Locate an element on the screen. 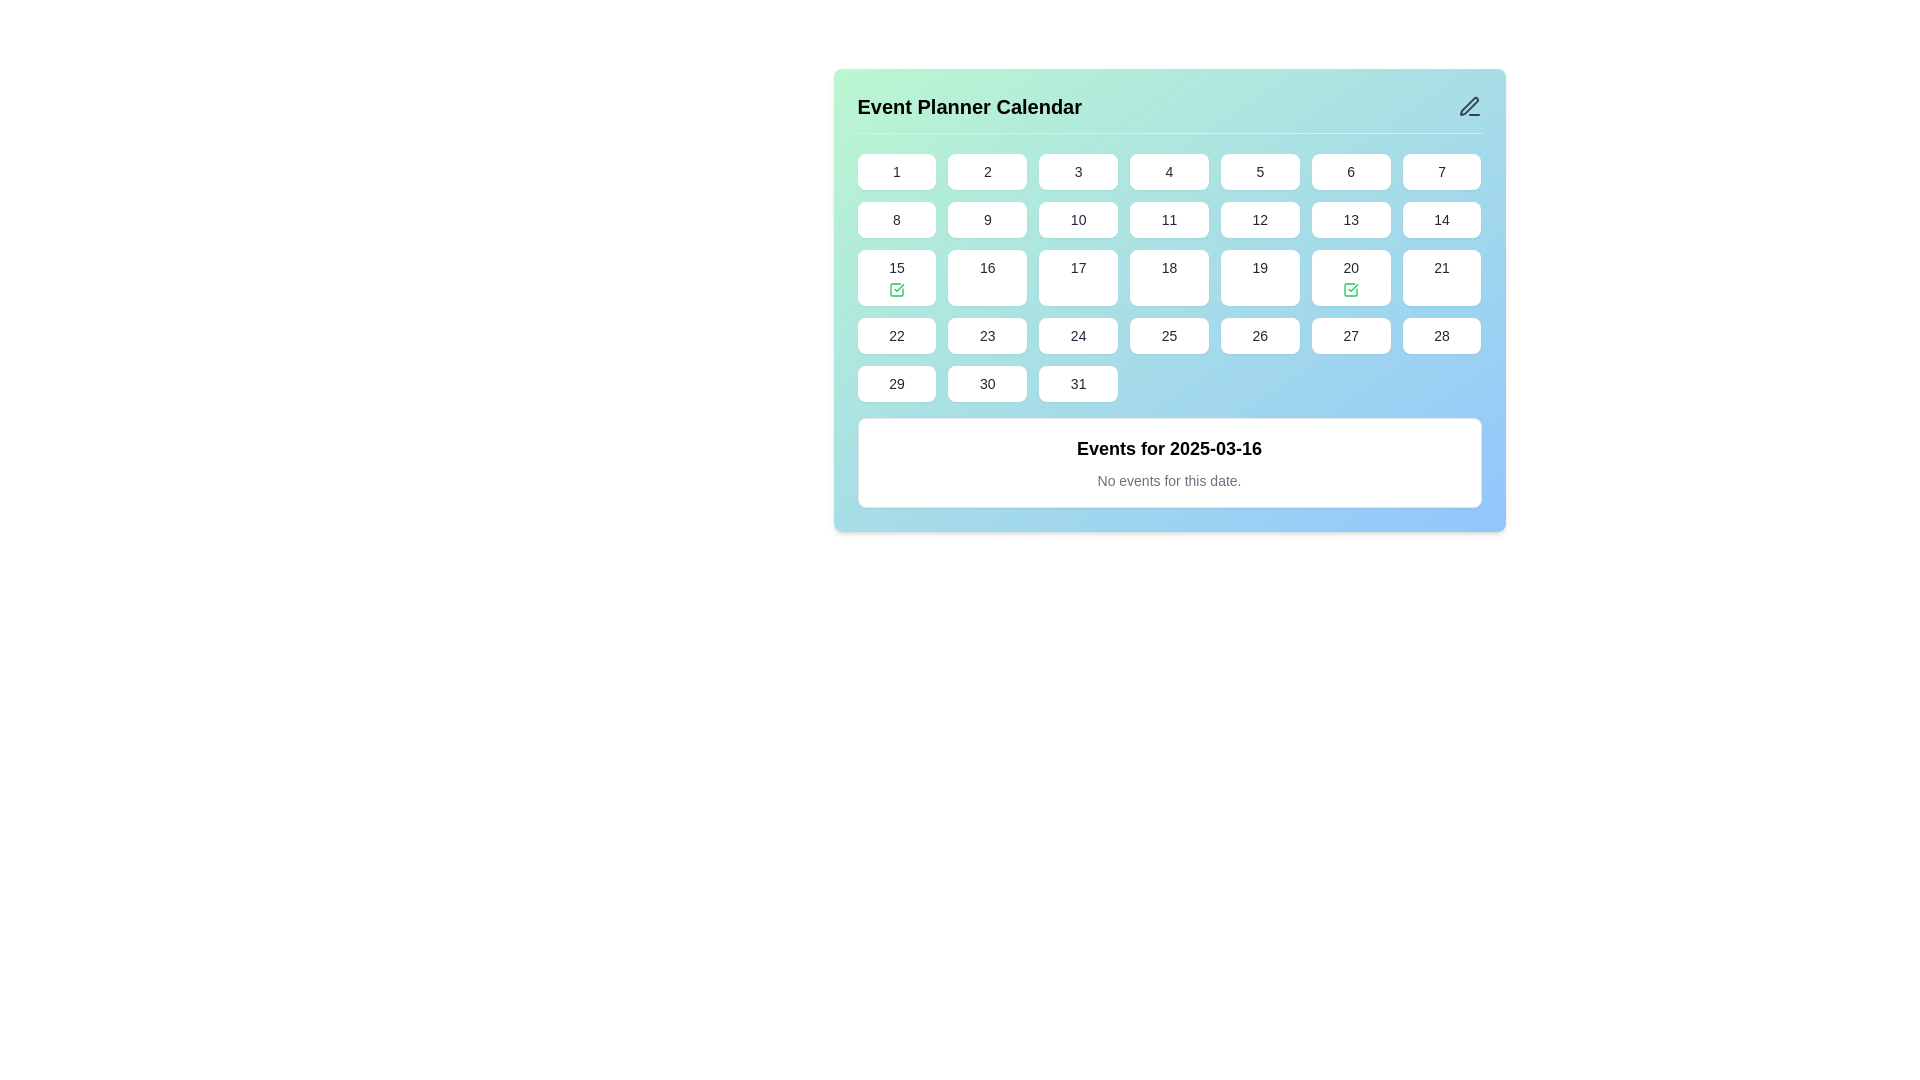 The image size is (1920, 1080). the pen-like icon in the top-right corner of the interface is located at coordinates (1468, 106).